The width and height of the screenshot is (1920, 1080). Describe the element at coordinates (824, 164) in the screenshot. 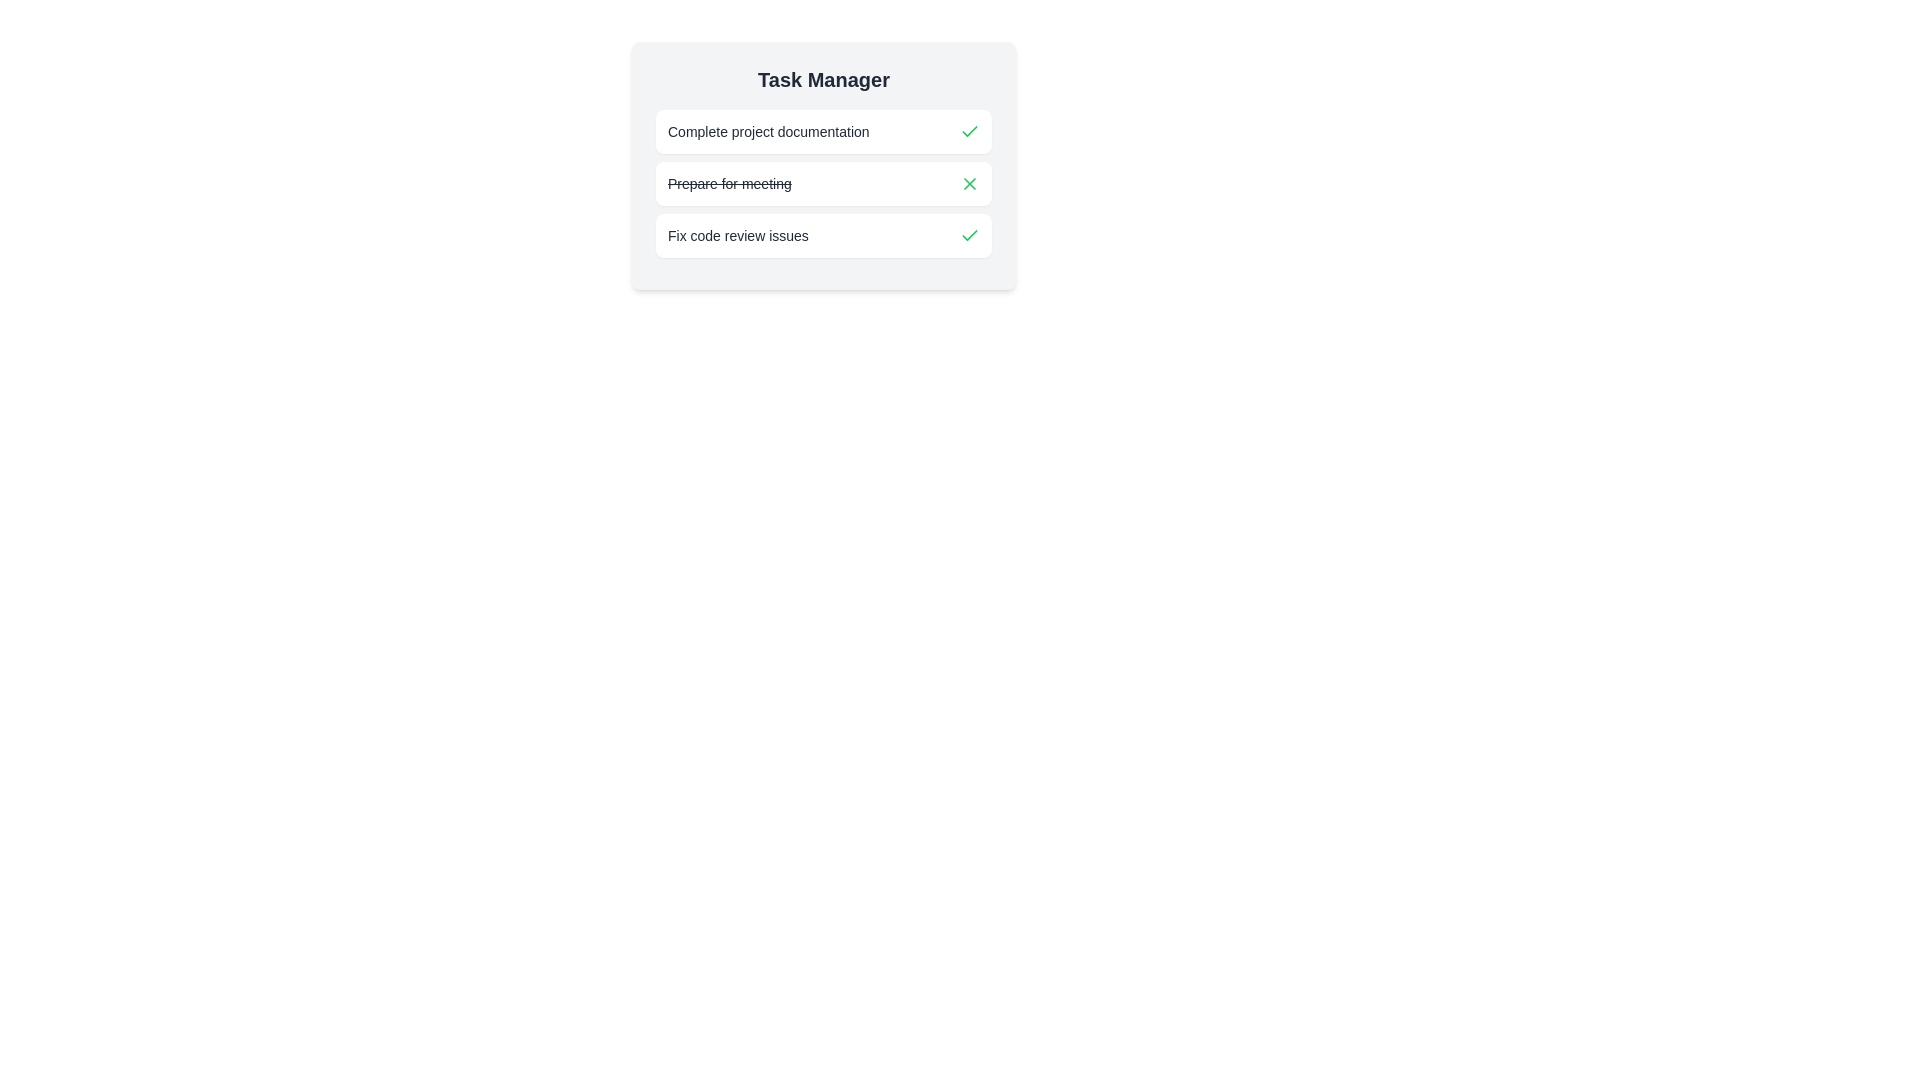

I see `the list item labeled 'Prepare for meeting' in the Task Manager, which has a strikethrough and a red 'x' icon, indicating its completion status` at that location.